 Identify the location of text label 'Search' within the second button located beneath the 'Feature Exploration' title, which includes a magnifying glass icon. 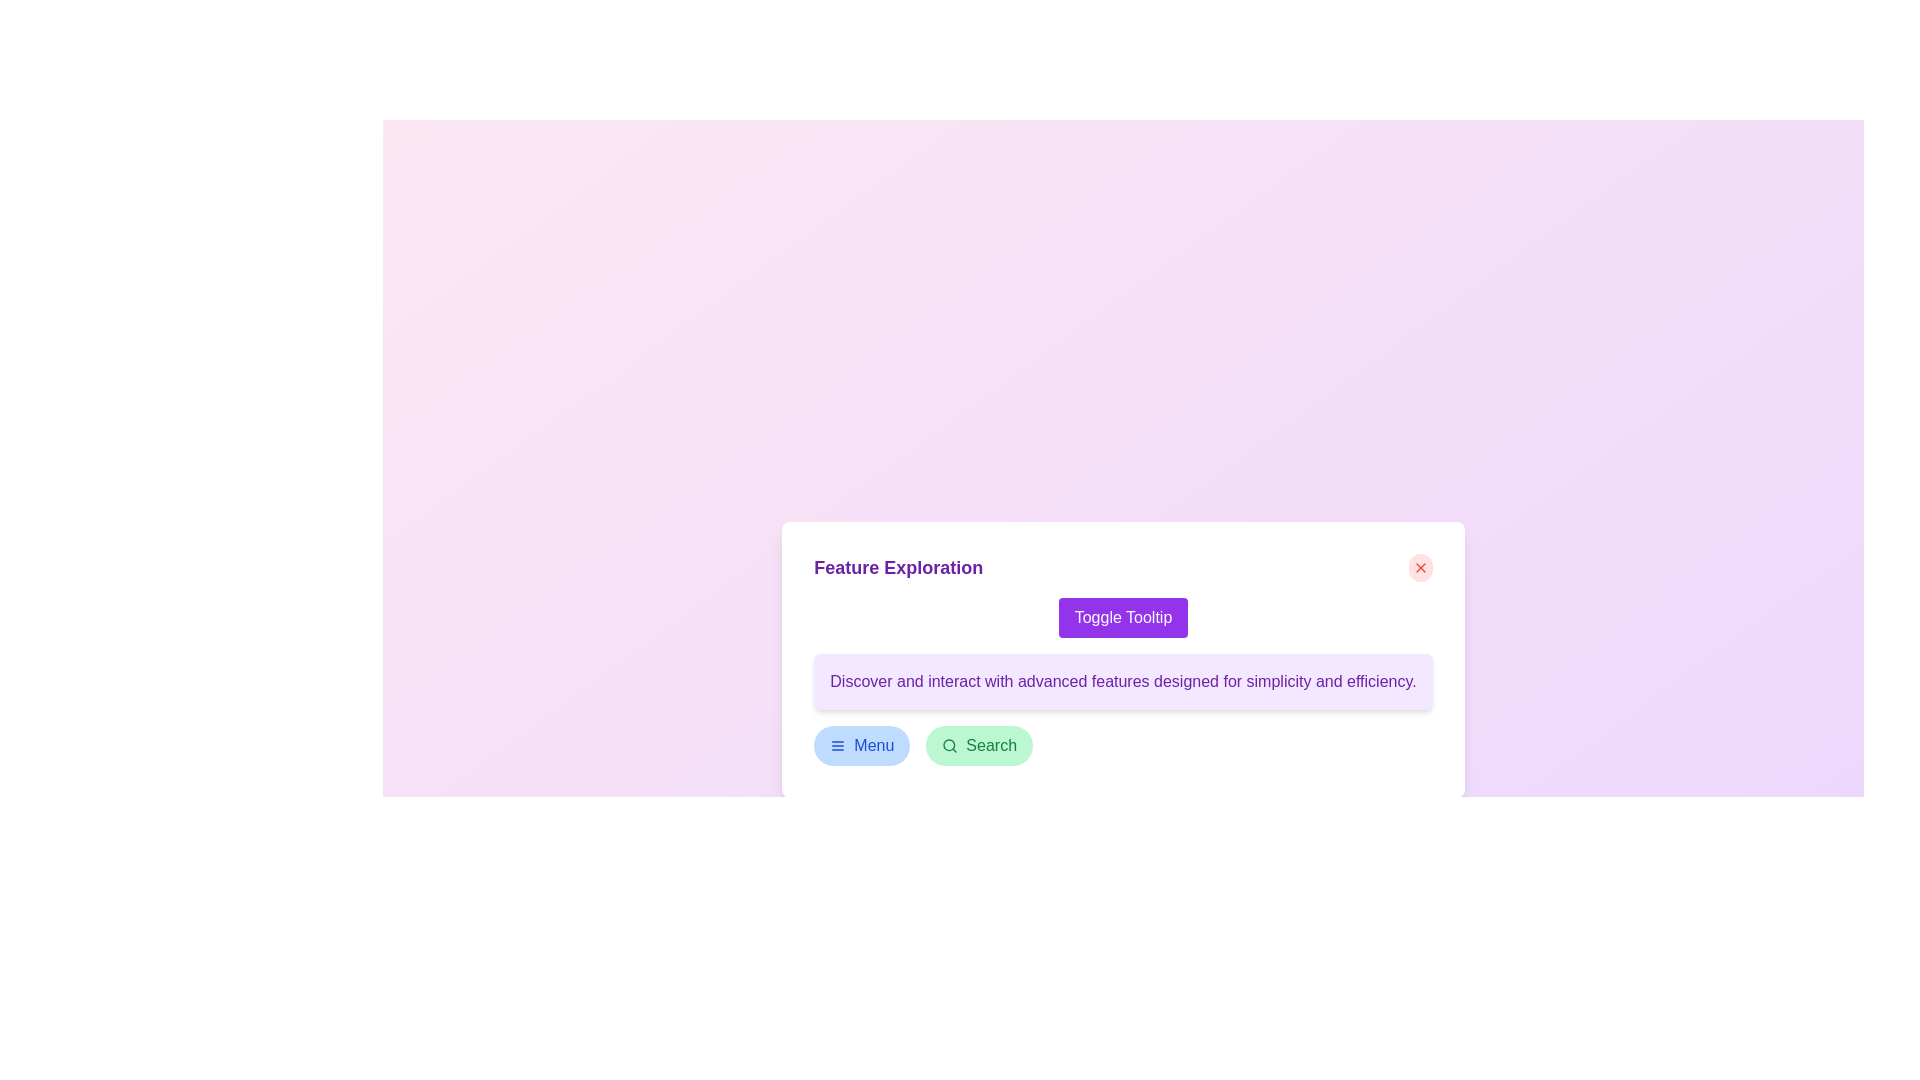
(991, 745).